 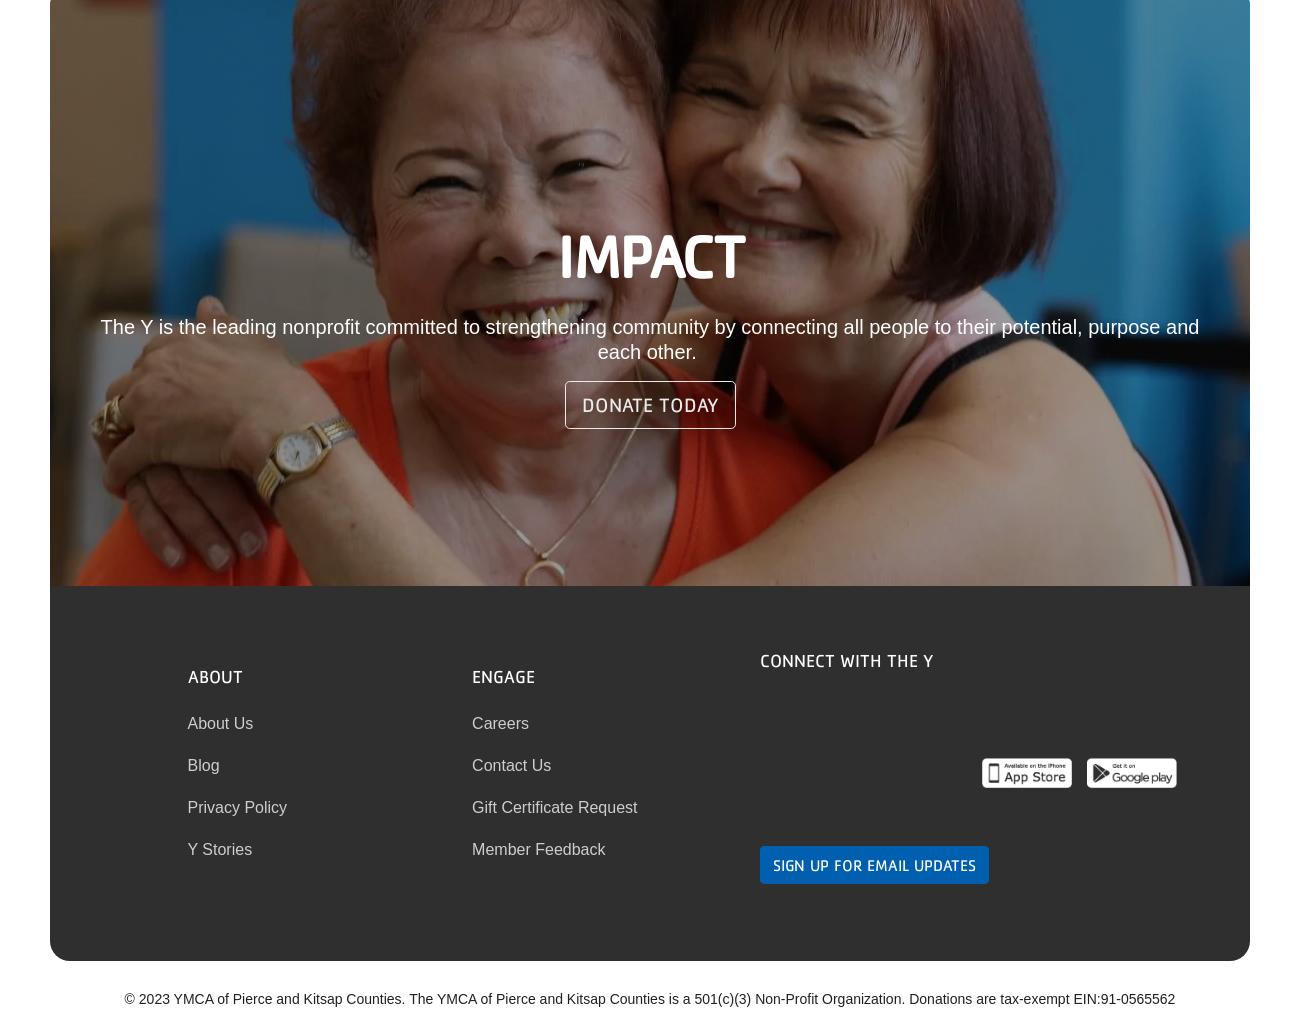 What do you see at coordinates (471, 763) in the screenshot?
I see `'Contact Us'` at bounding box center [471, 763].